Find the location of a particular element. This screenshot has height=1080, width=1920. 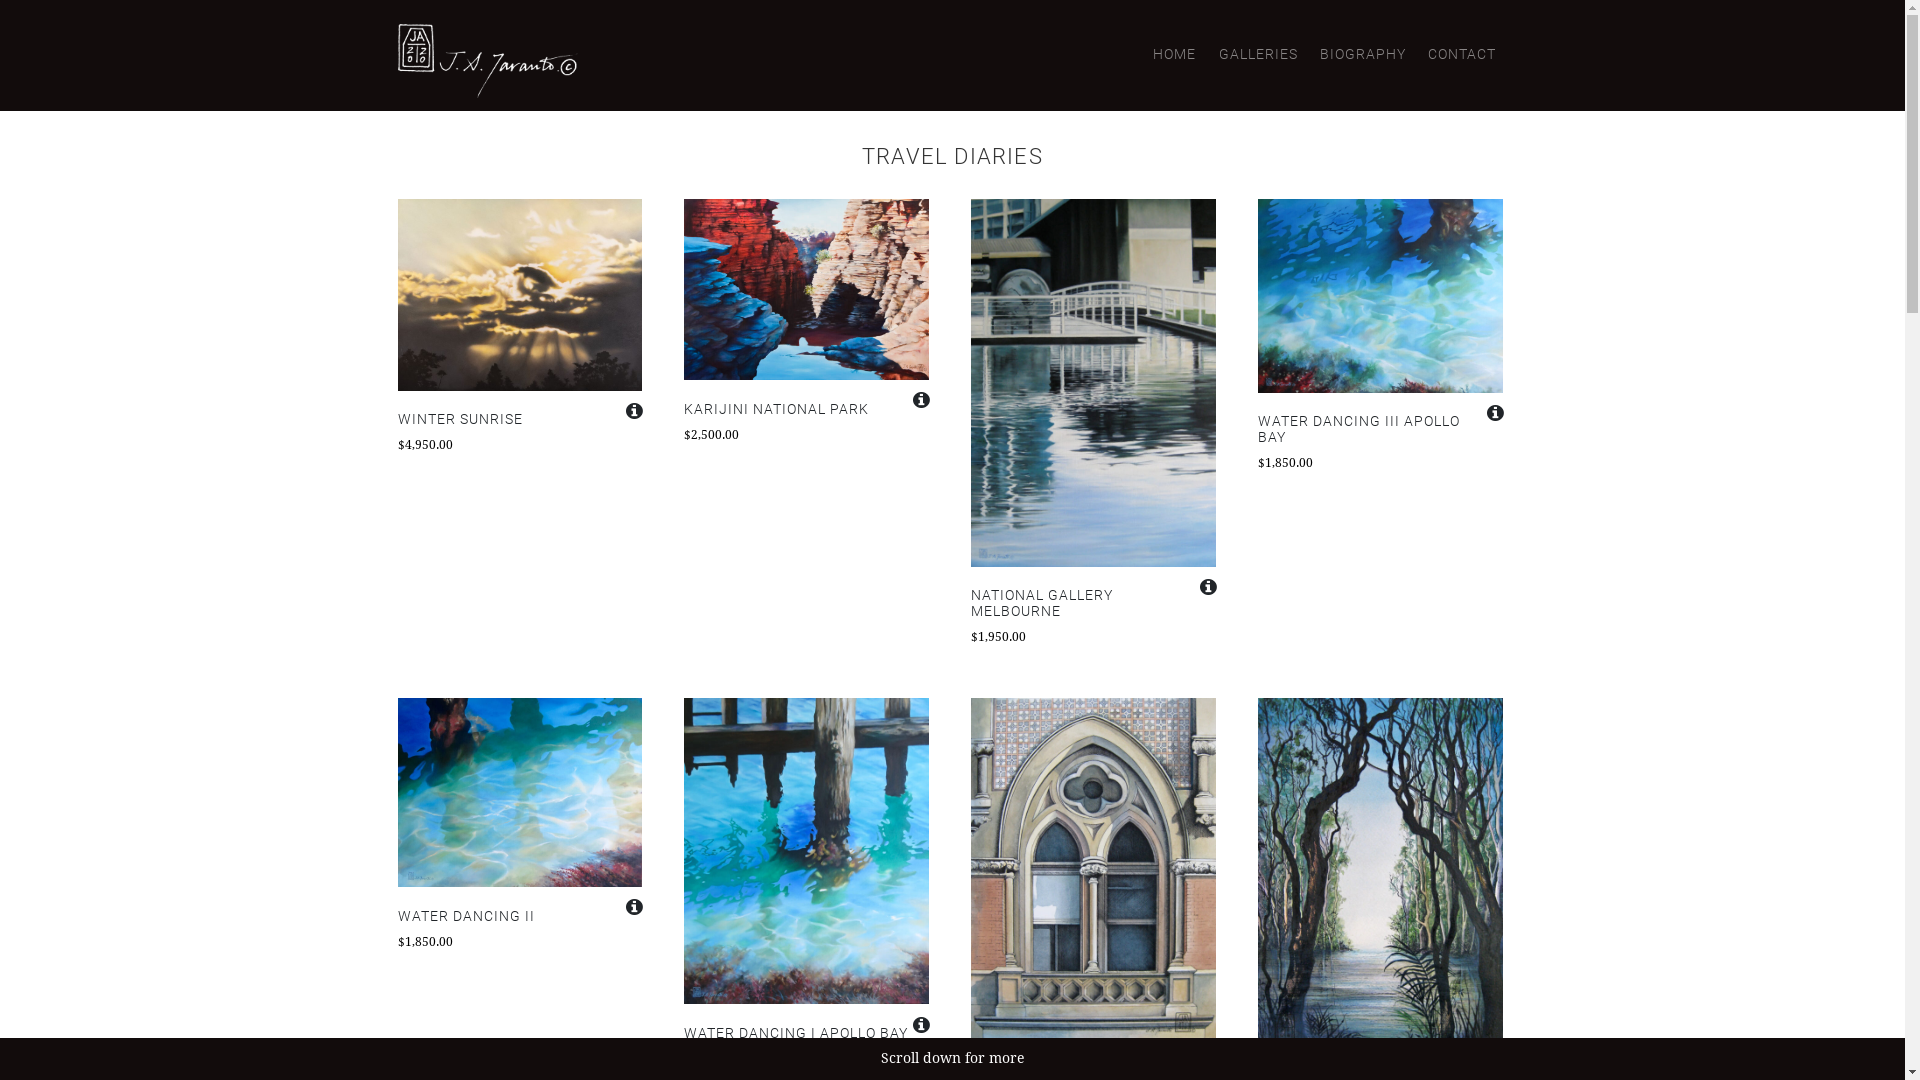

'CONTACT' is located at coordinates (1462, 53).